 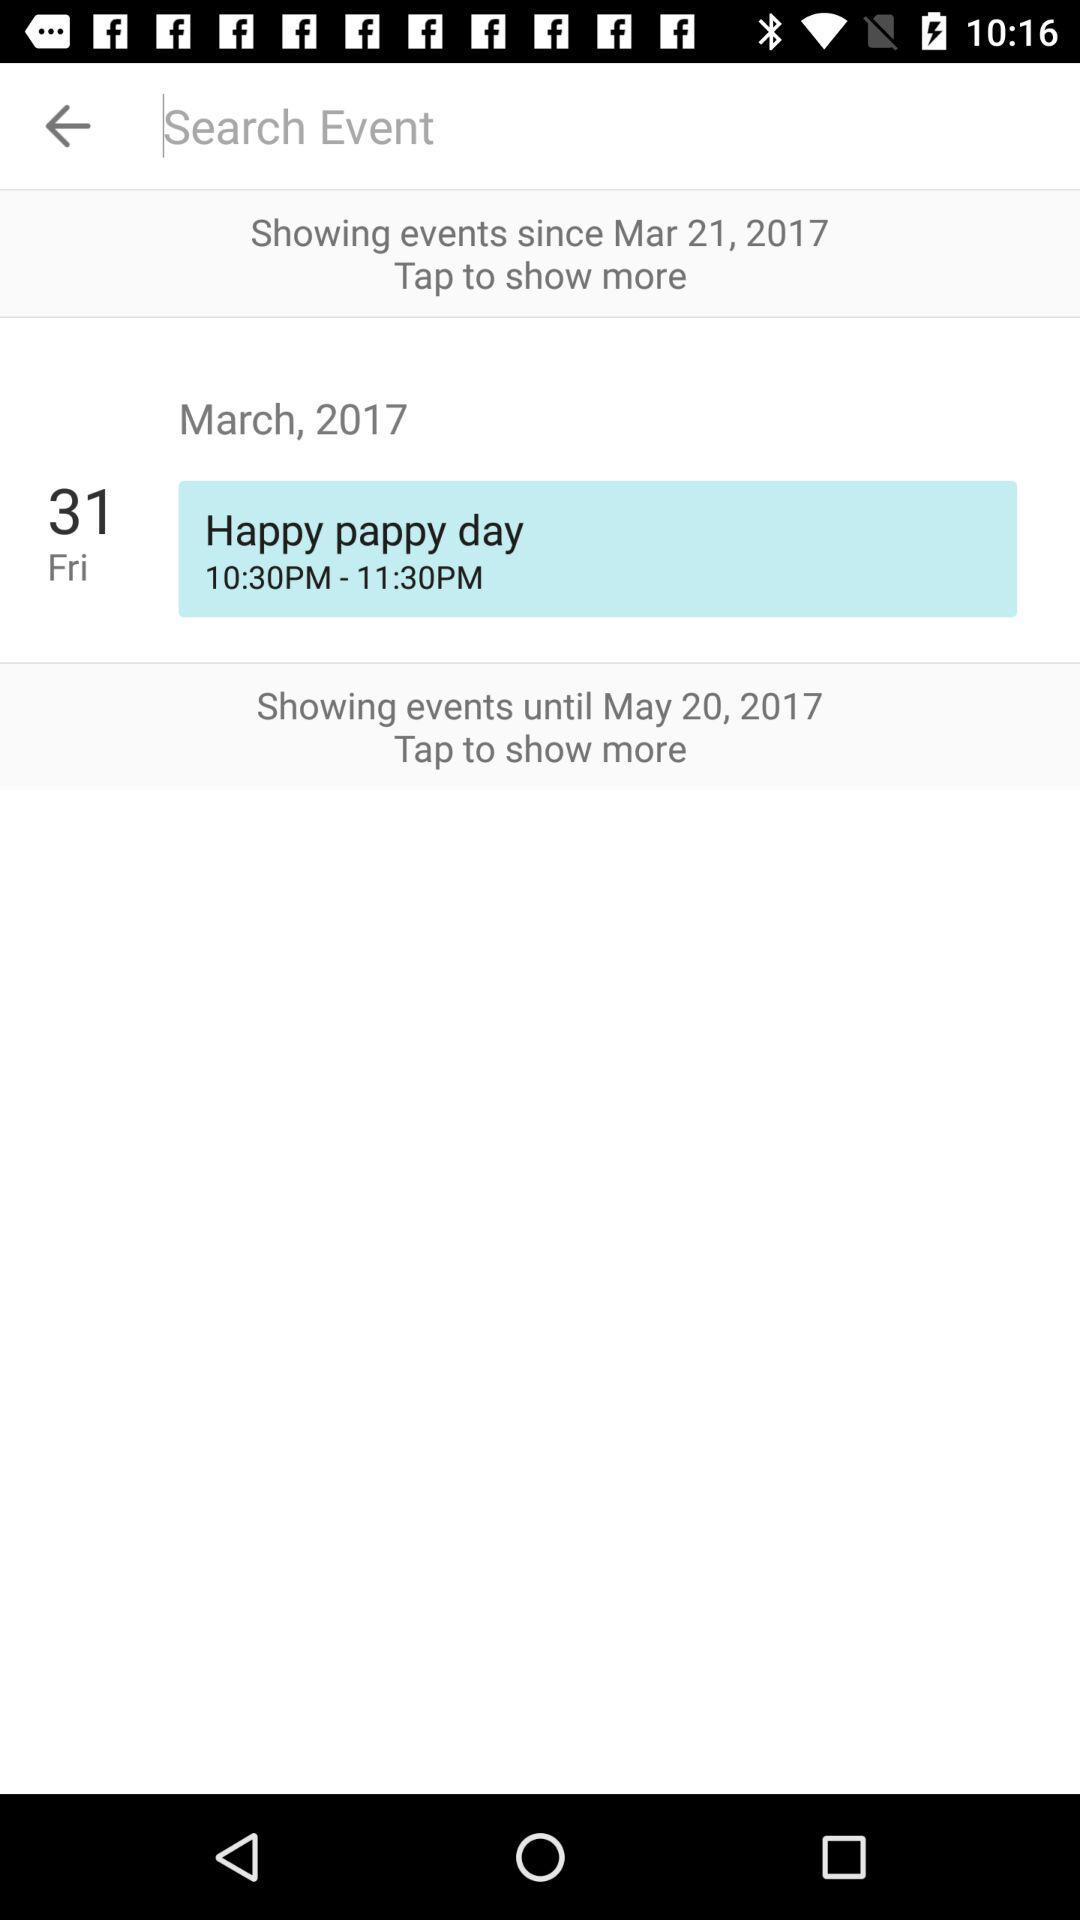 What do you see at coordinates (596, 575) in the screenshot?
I see `icon next to 31 icon` at bounding box center [596, 575].